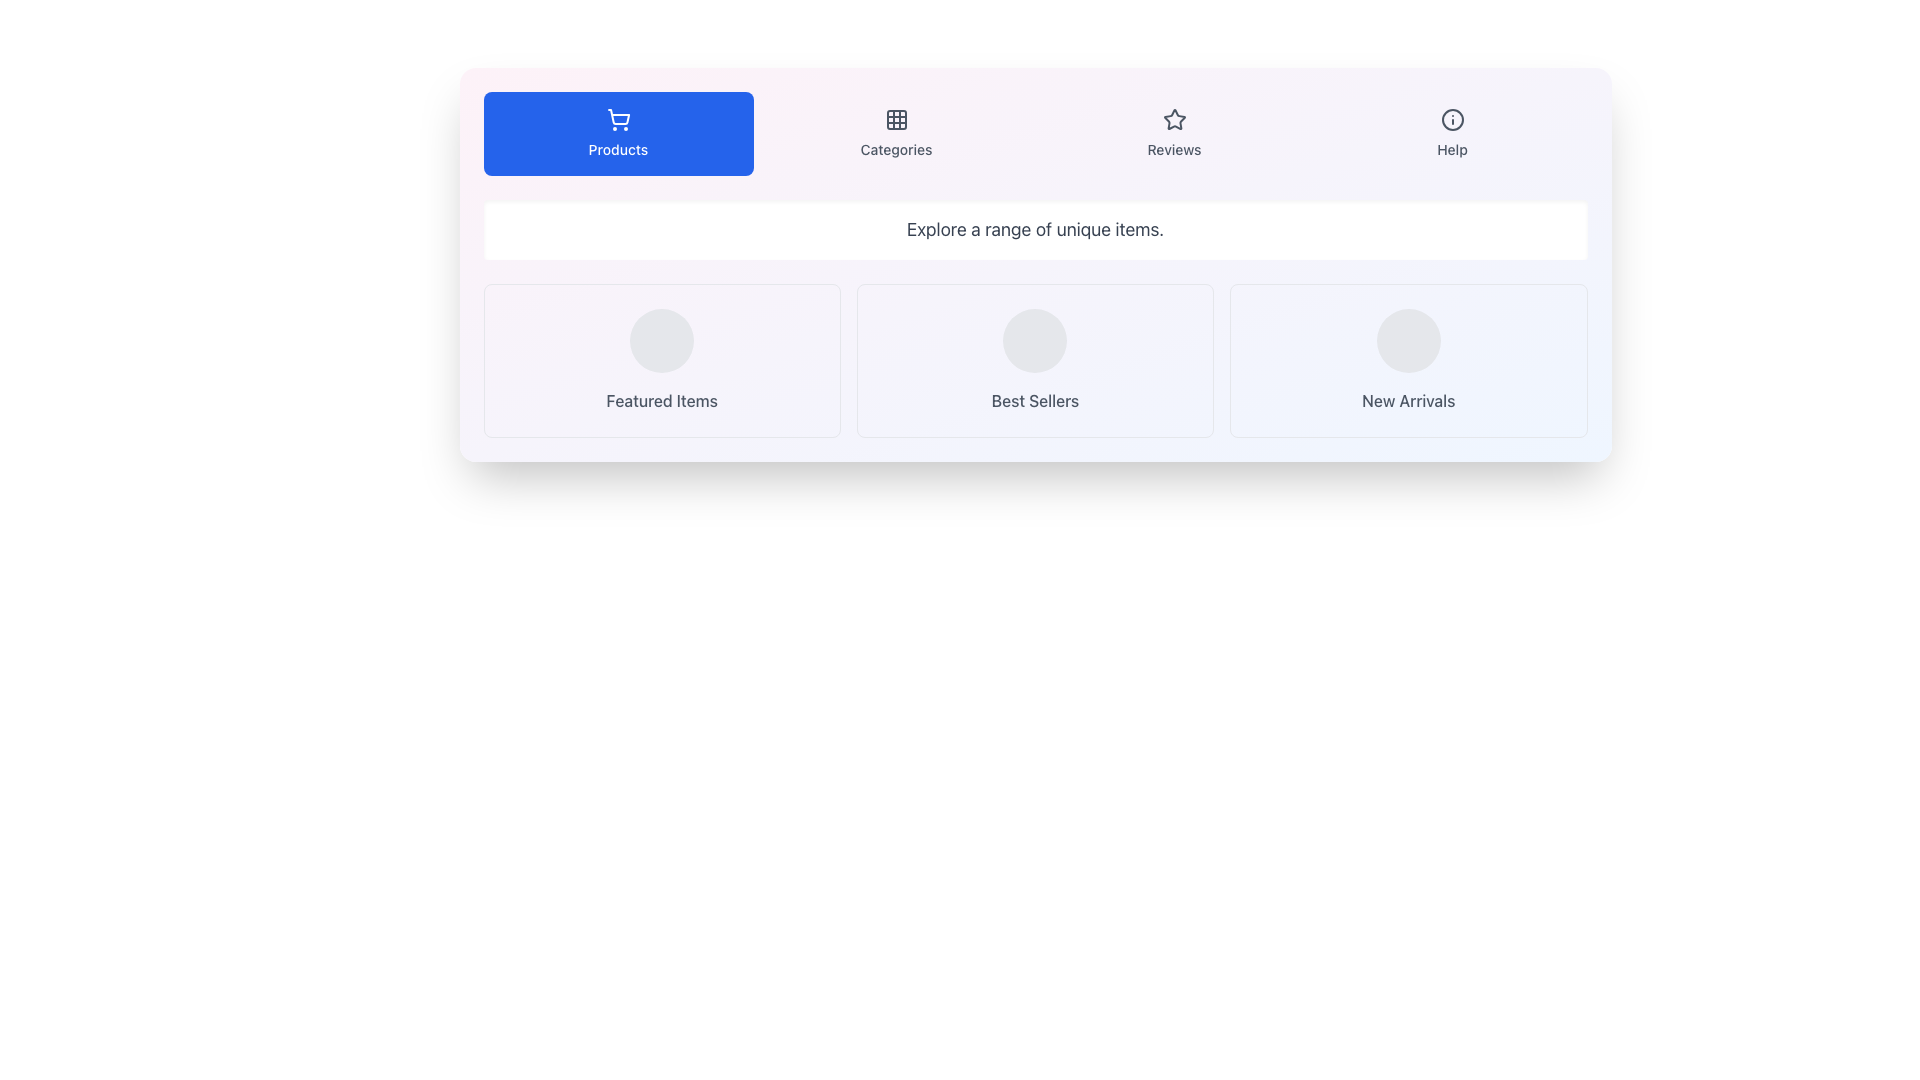  What do you see at coordinates (1174, 134) in the screenshot?
I see `the 'Reviews' navigation button located in the horizontal navigation bar, specifically the third option from the left, positioned between 'Categories' and 'Help'` at bounding box center [1174, 134].